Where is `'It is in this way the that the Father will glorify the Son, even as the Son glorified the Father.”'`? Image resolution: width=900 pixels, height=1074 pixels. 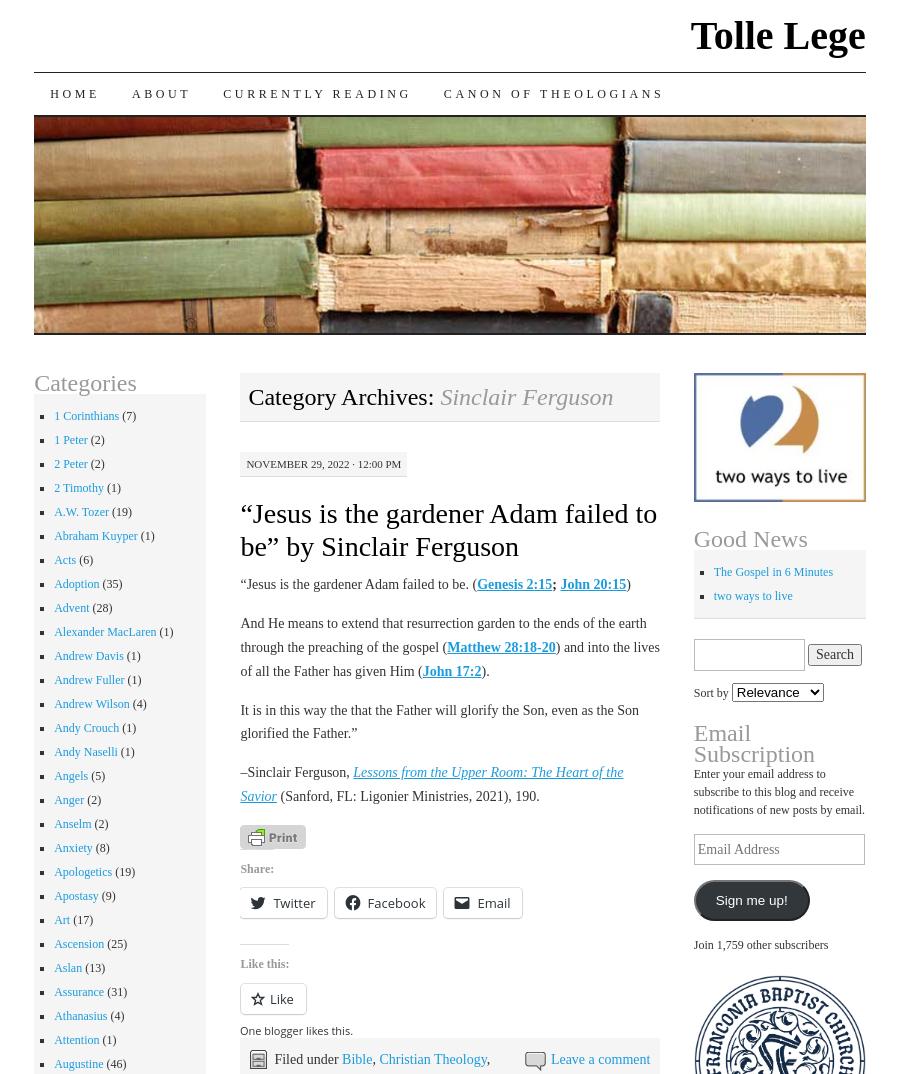
'It is in this way the that the Father will glorify the Son, even as the Son glorified the Father.”' is located at coordinates (439, 721).